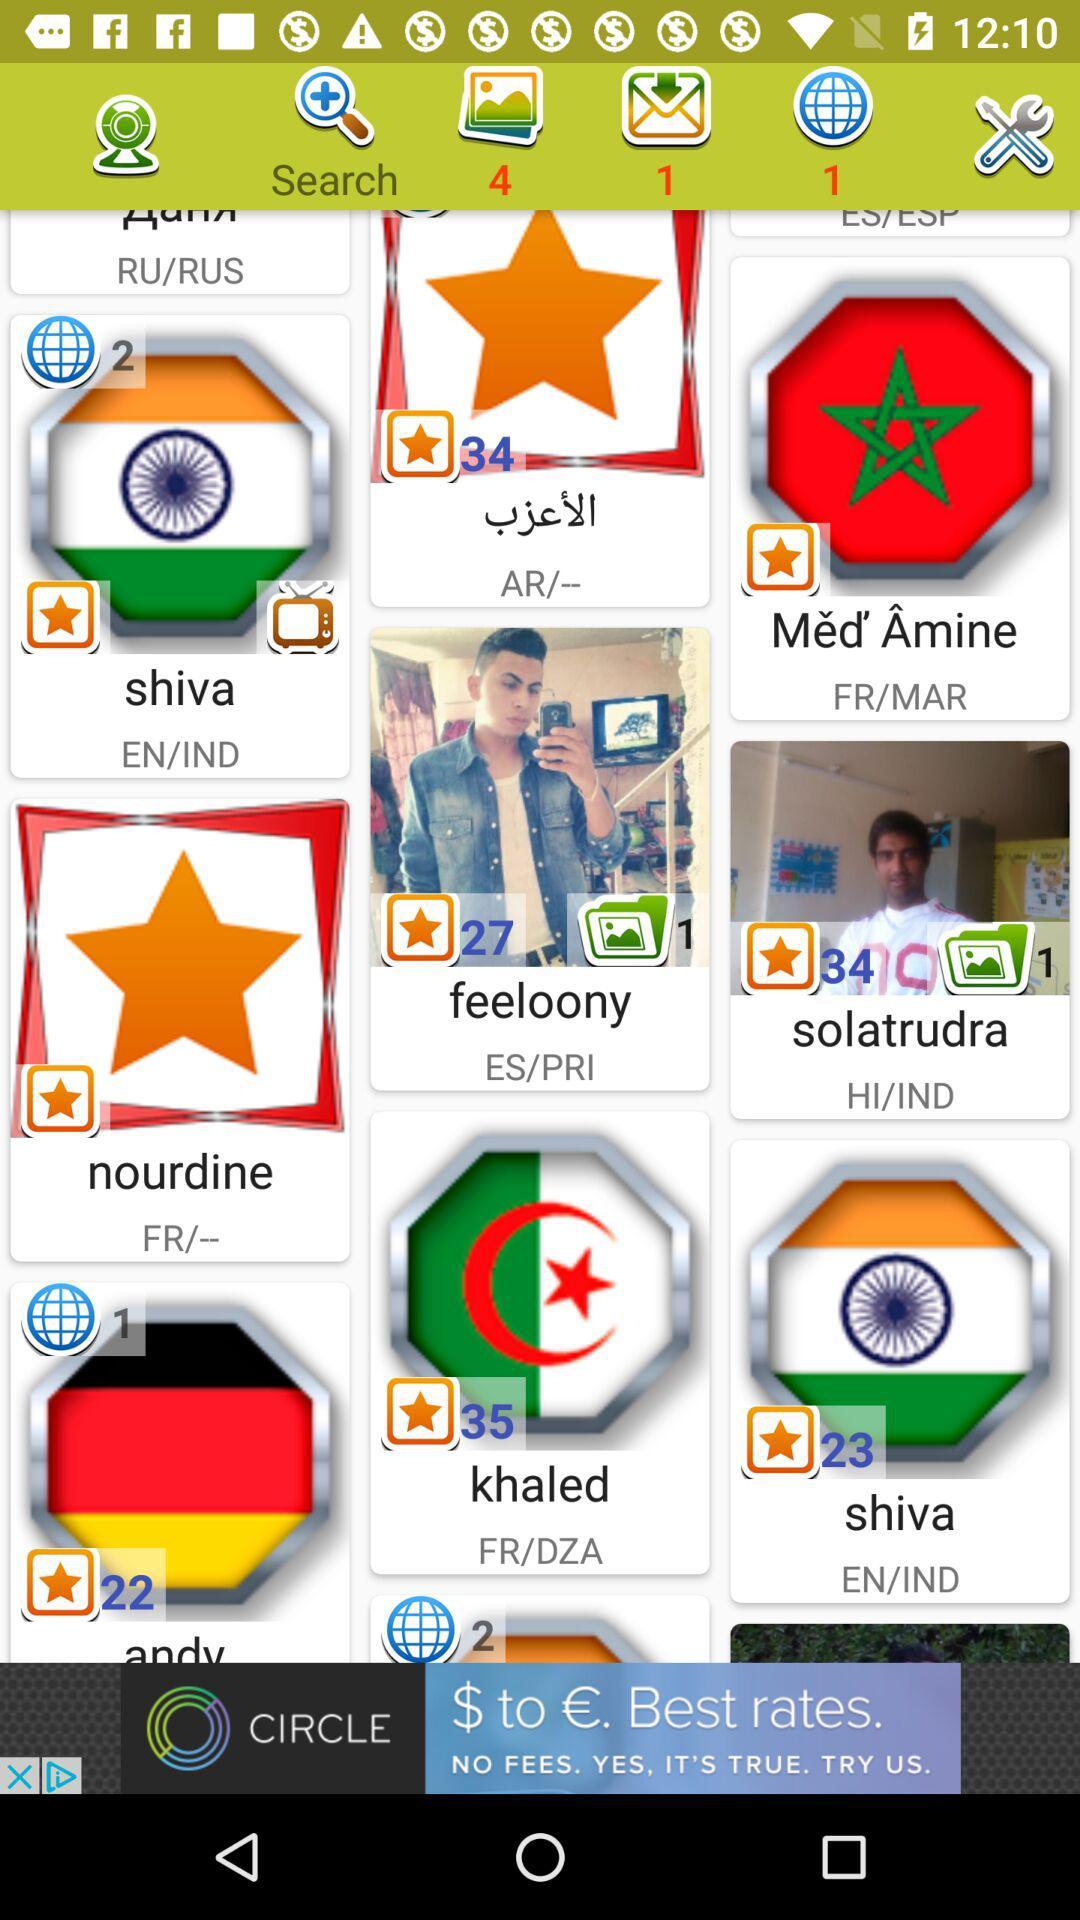 The image size is (1080, 1920). What do you see at coordinates (540, 1727) in the screenshot?
I see `convert from dollars to euros with no fees` at bounding box center [540, 1727].